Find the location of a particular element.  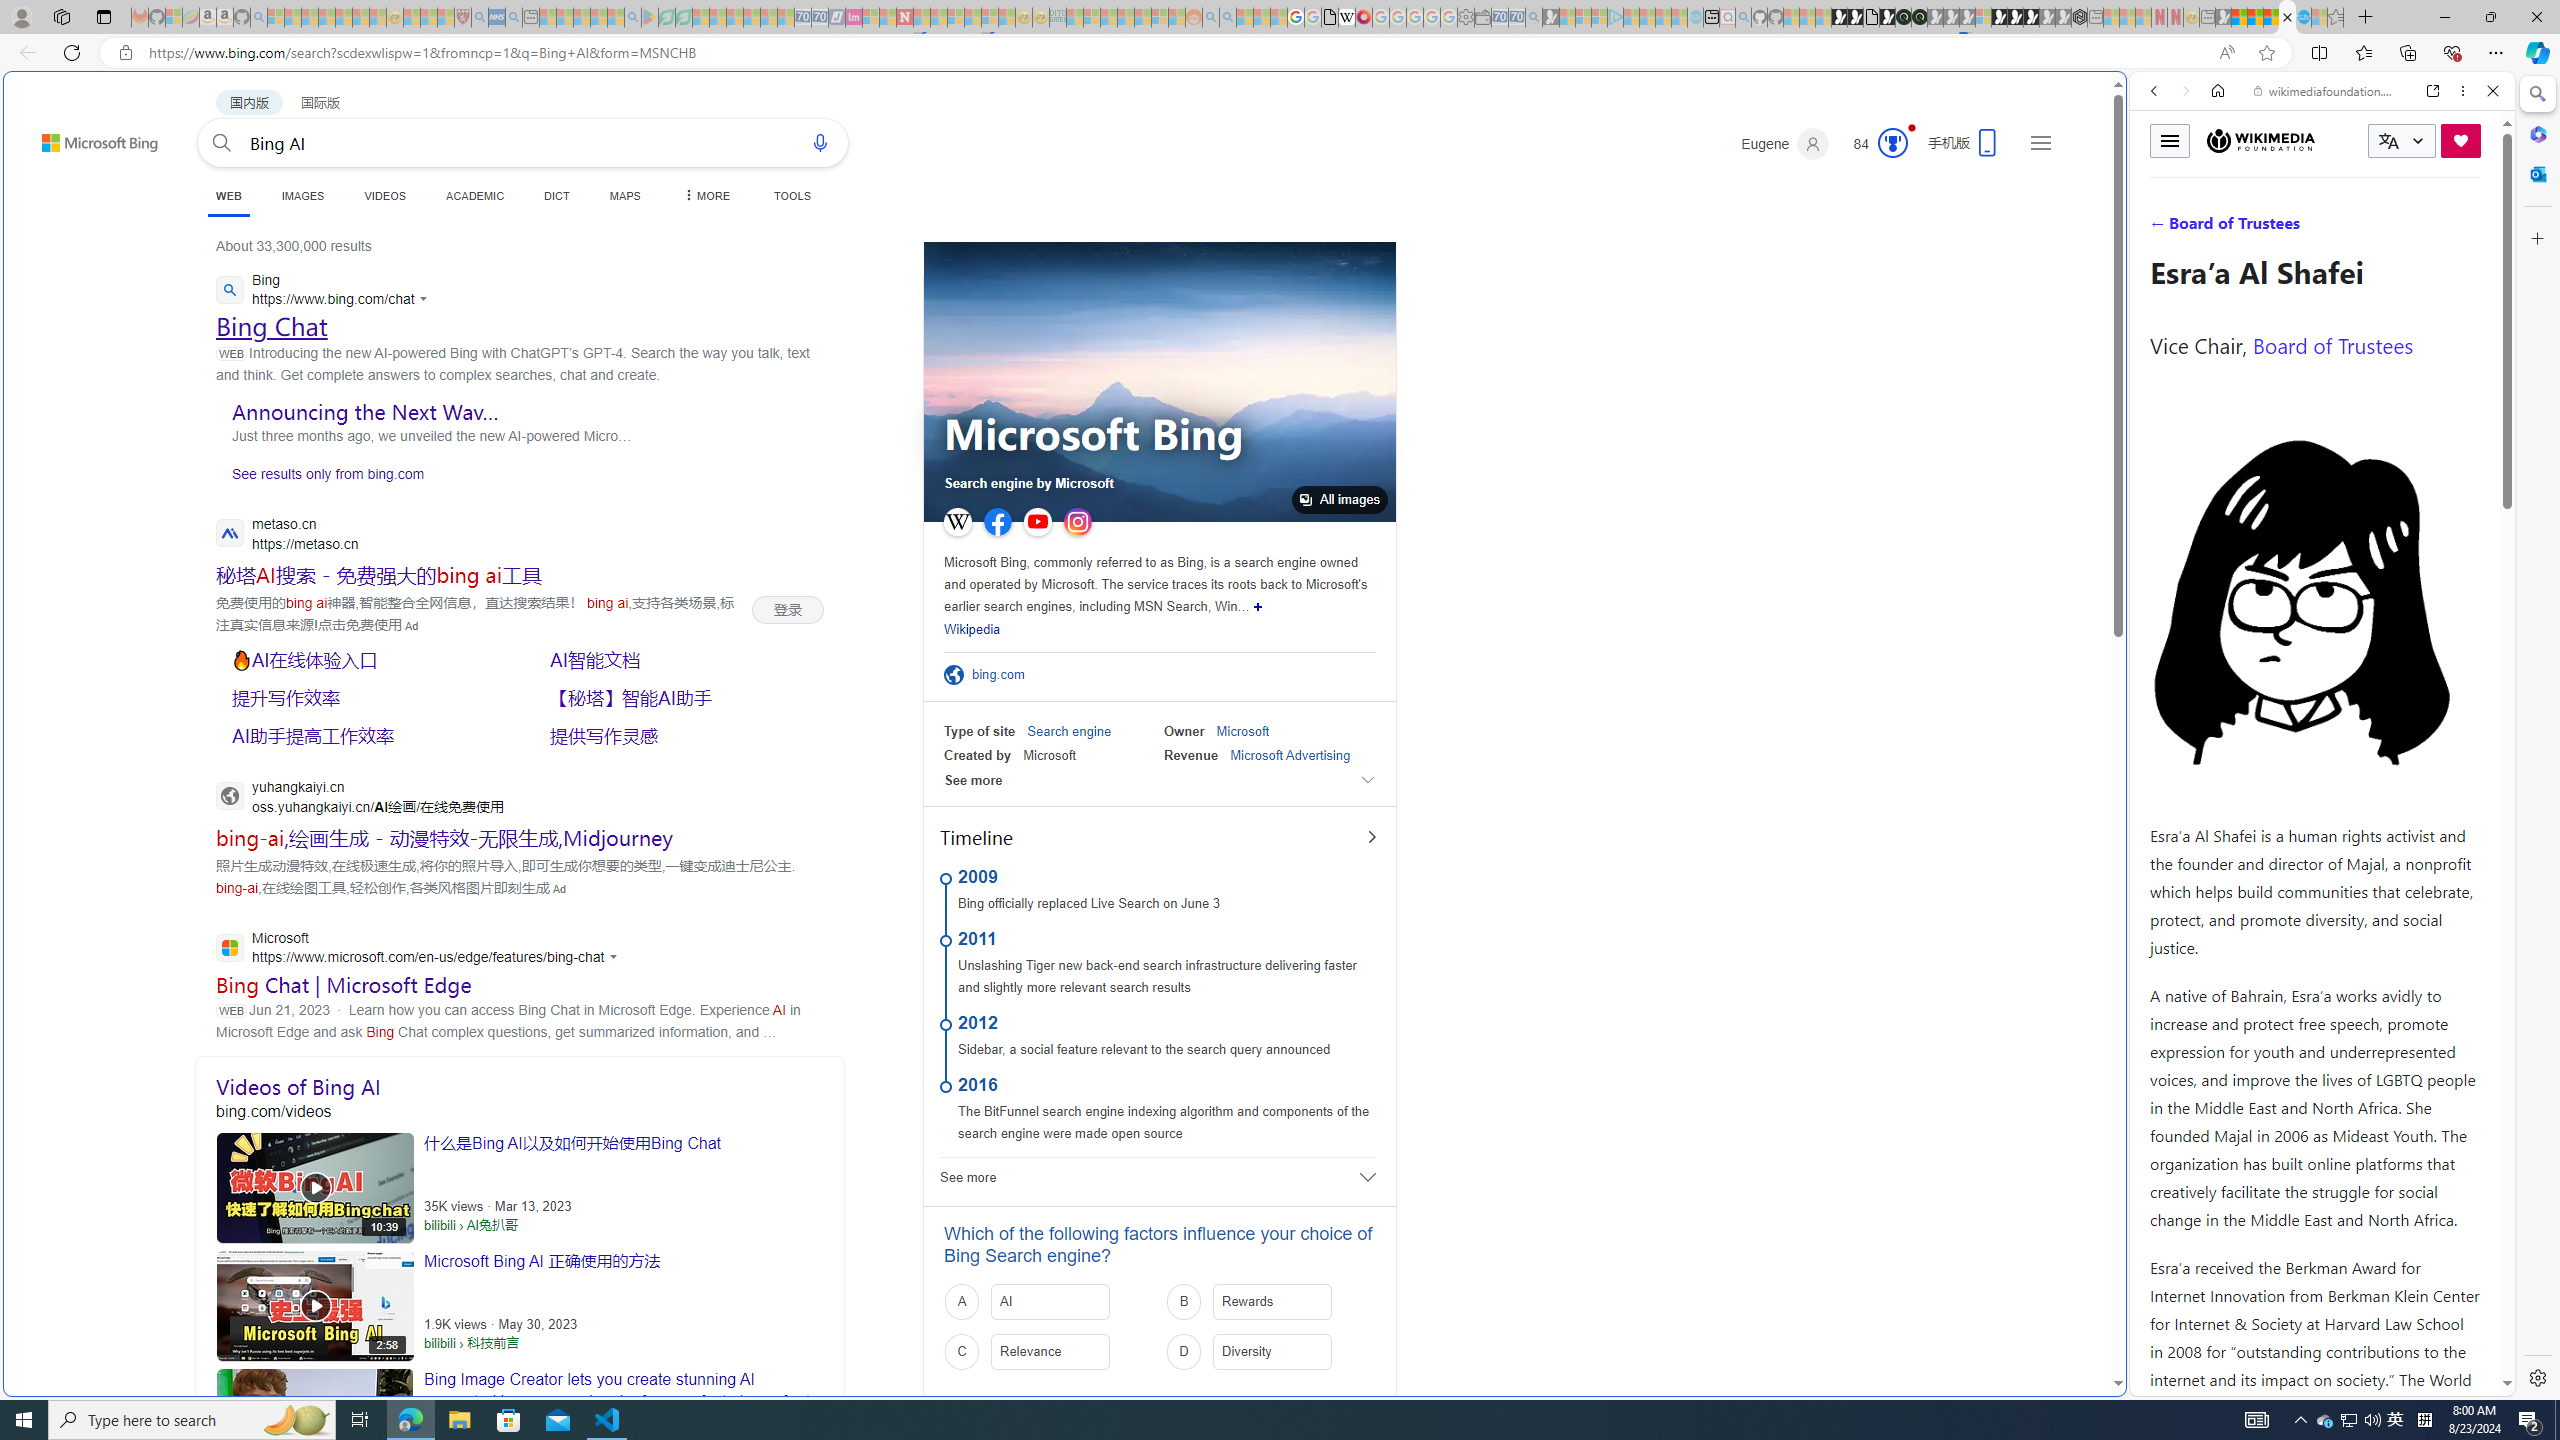

'Terms of Use Agreement - Sleeping' is located at coordinates (665, 16).